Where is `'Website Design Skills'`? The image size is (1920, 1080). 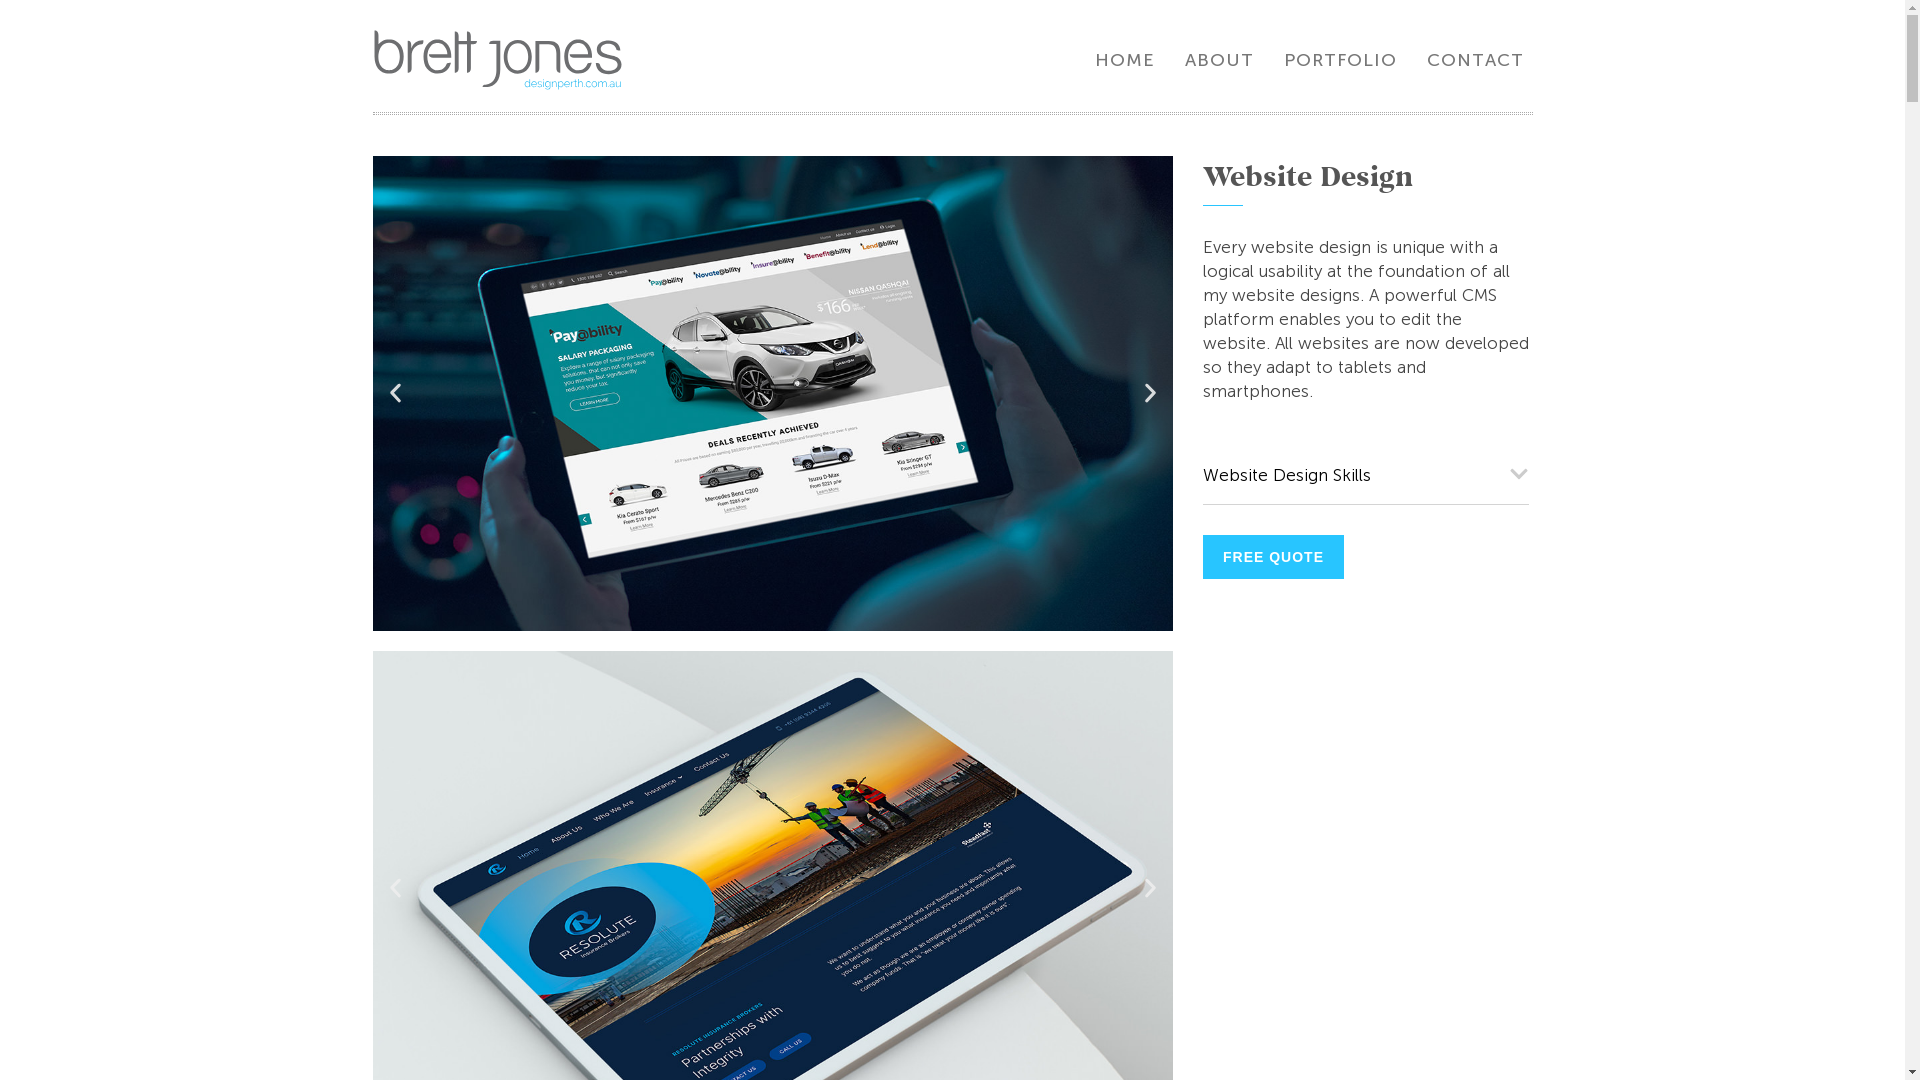 'Website Design Skills' is located at coordinates (1200, 475).